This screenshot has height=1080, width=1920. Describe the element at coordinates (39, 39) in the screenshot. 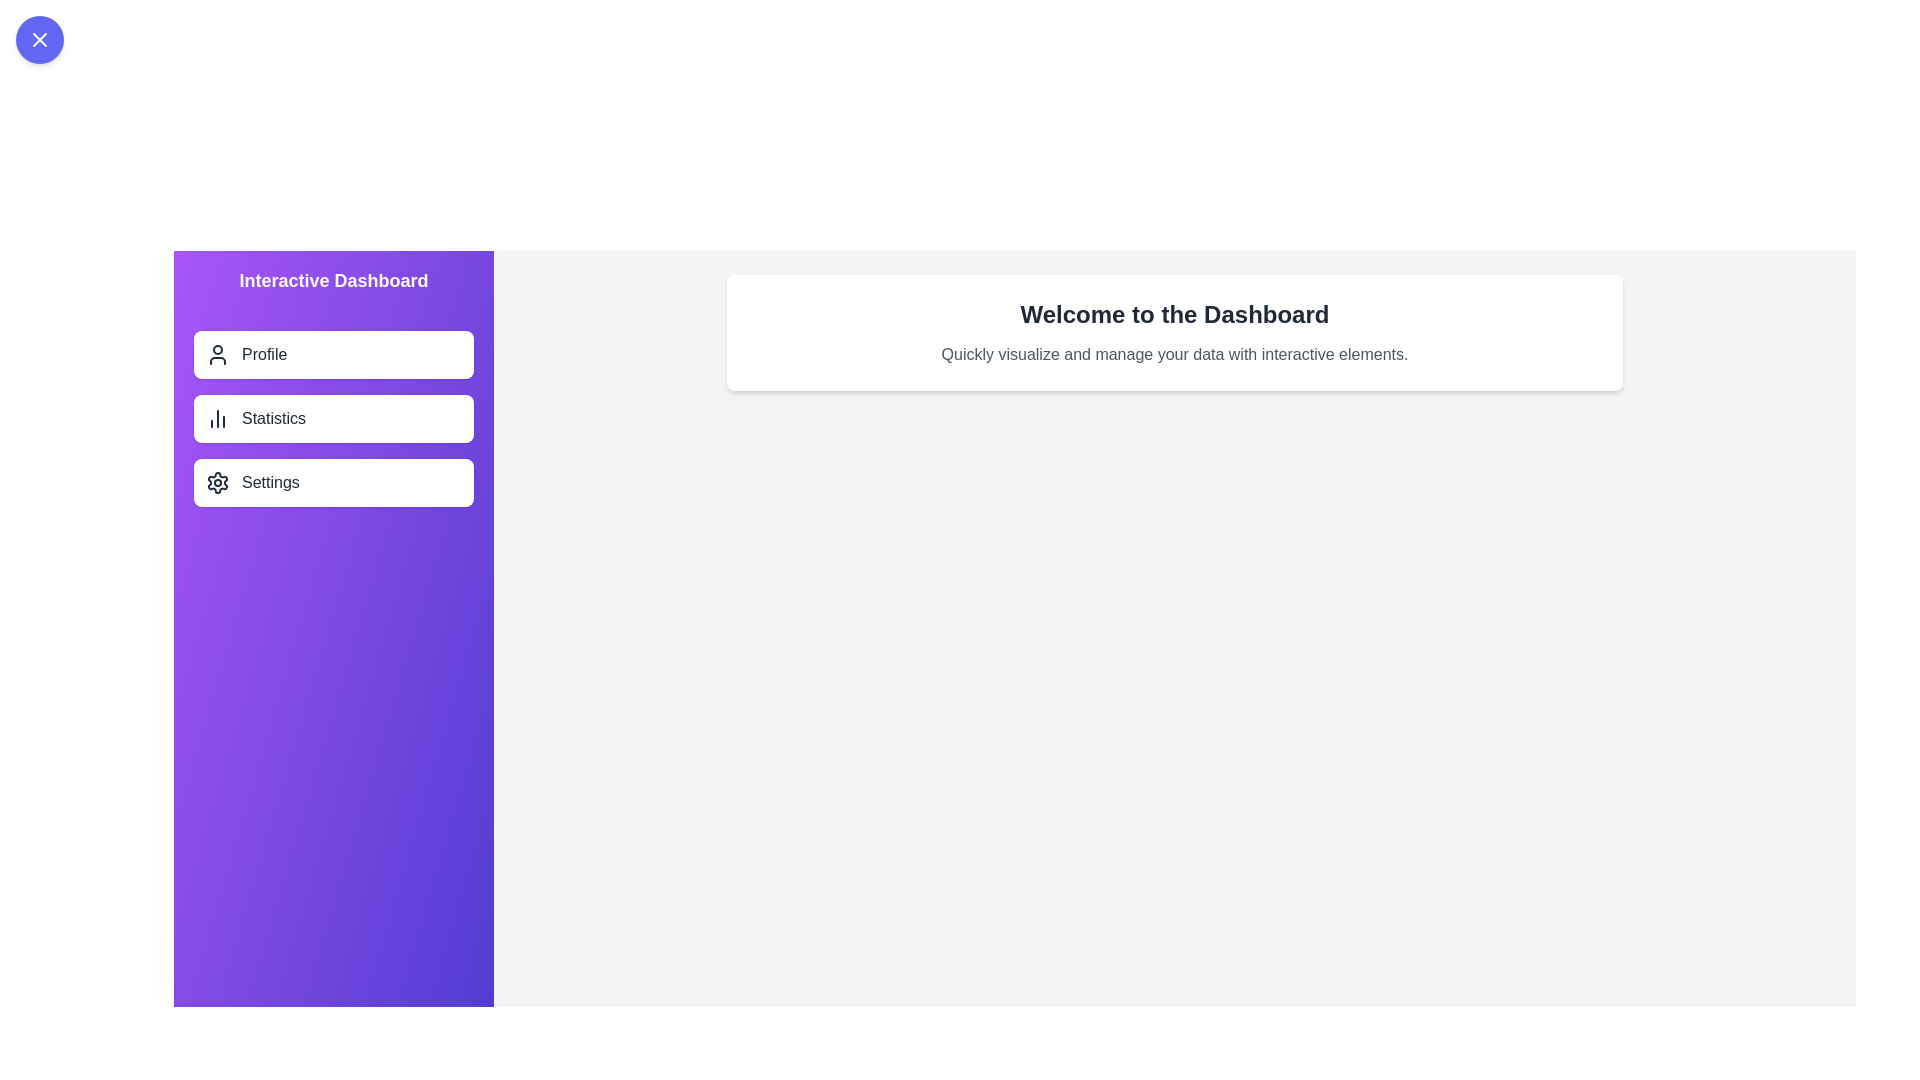

I see `the close button to toggle the sidebar visibility` at that location.